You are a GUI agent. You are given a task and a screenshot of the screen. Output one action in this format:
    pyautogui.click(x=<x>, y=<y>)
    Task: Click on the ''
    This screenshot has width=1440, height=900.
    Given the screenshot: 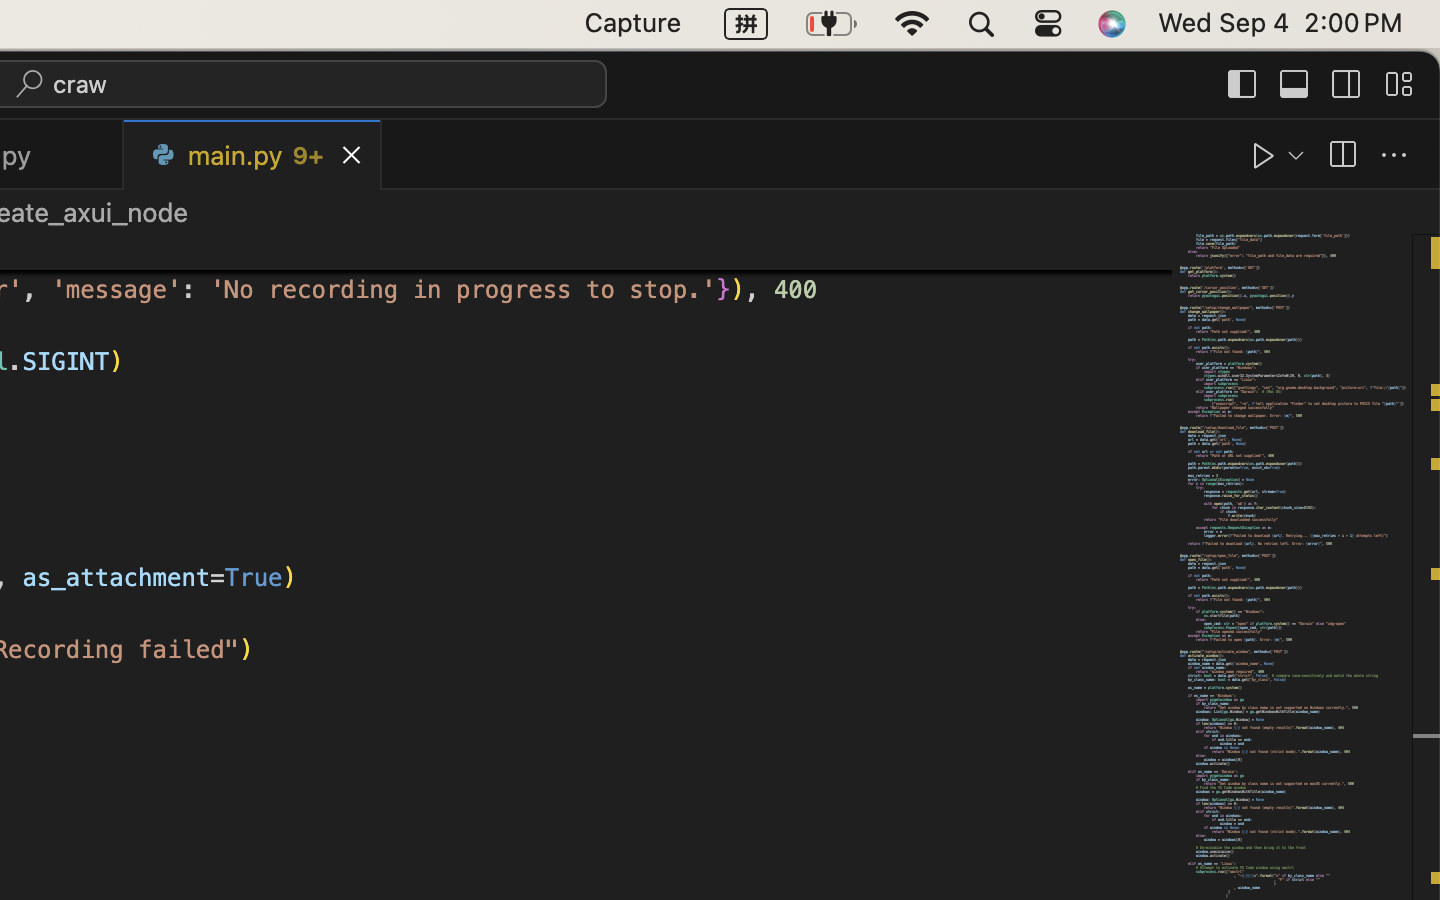 What is the action you would take?
    pyautogui.click(x=1264, y=155)
    